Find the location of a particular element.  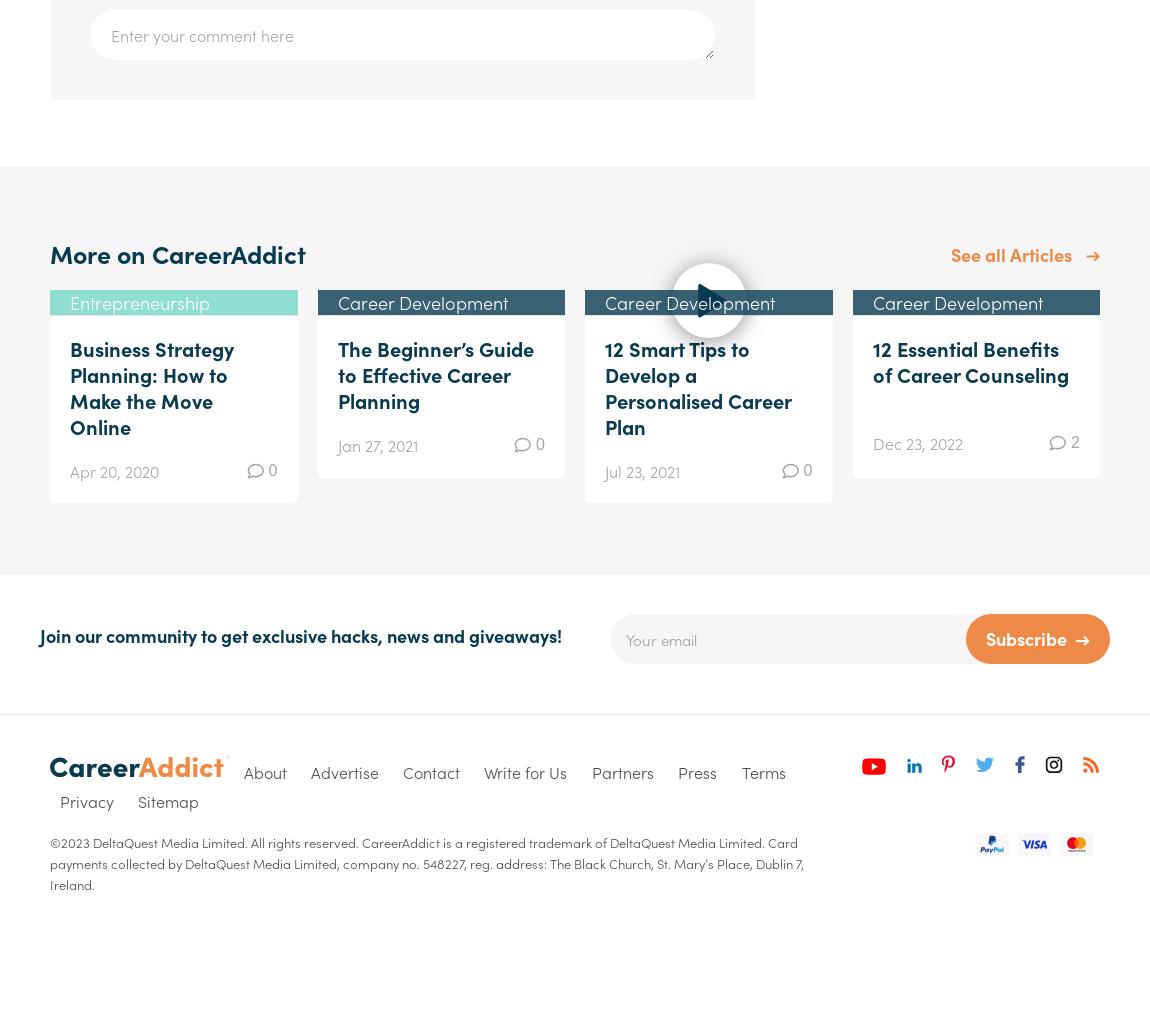

'12 Essential Benefits of Career Counseling' is located at coordinates (970, 359).